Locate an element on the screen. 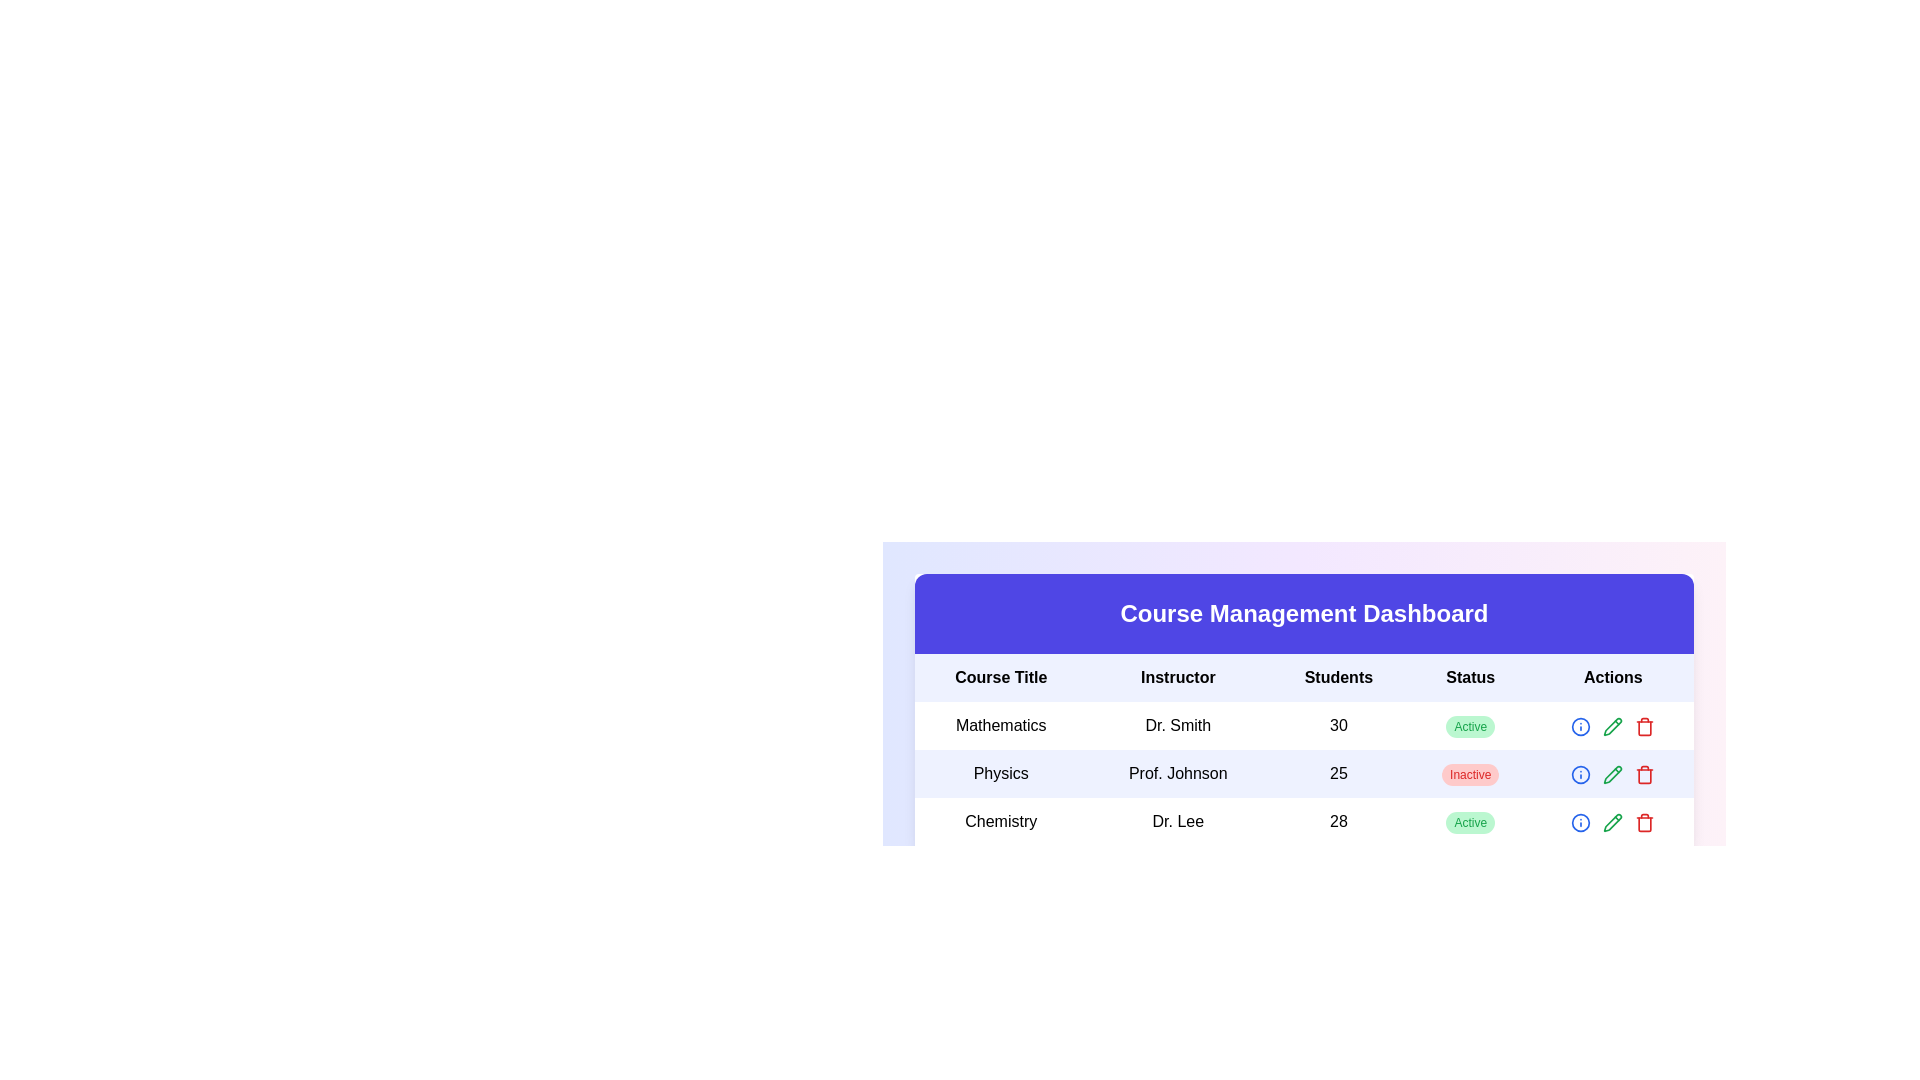  the edit button icon in the 'Actions' section of the Physics row corresponding to Prof. Johnson is located at coordinates (1613, 773).